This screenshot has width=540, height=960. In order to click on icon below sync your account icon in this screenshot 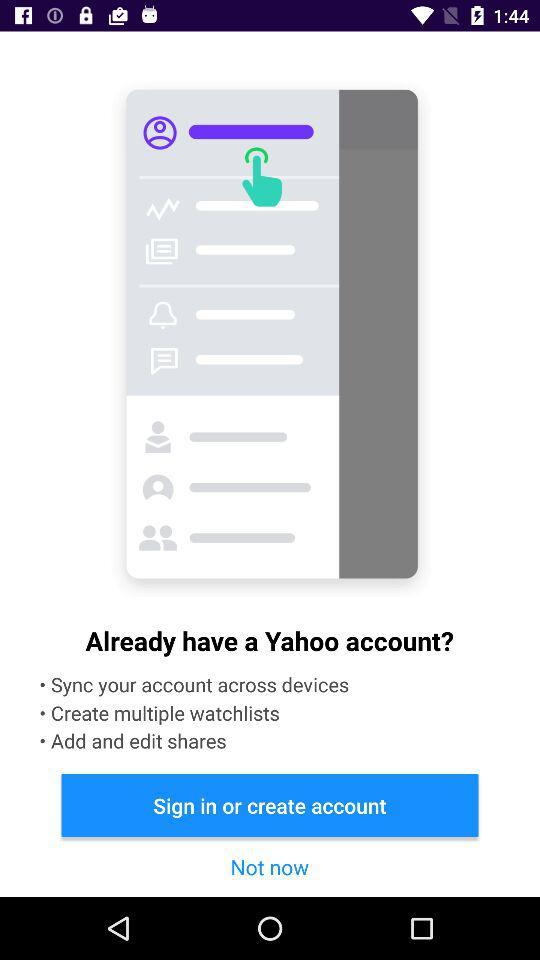, I will do `click(270, 805)`.